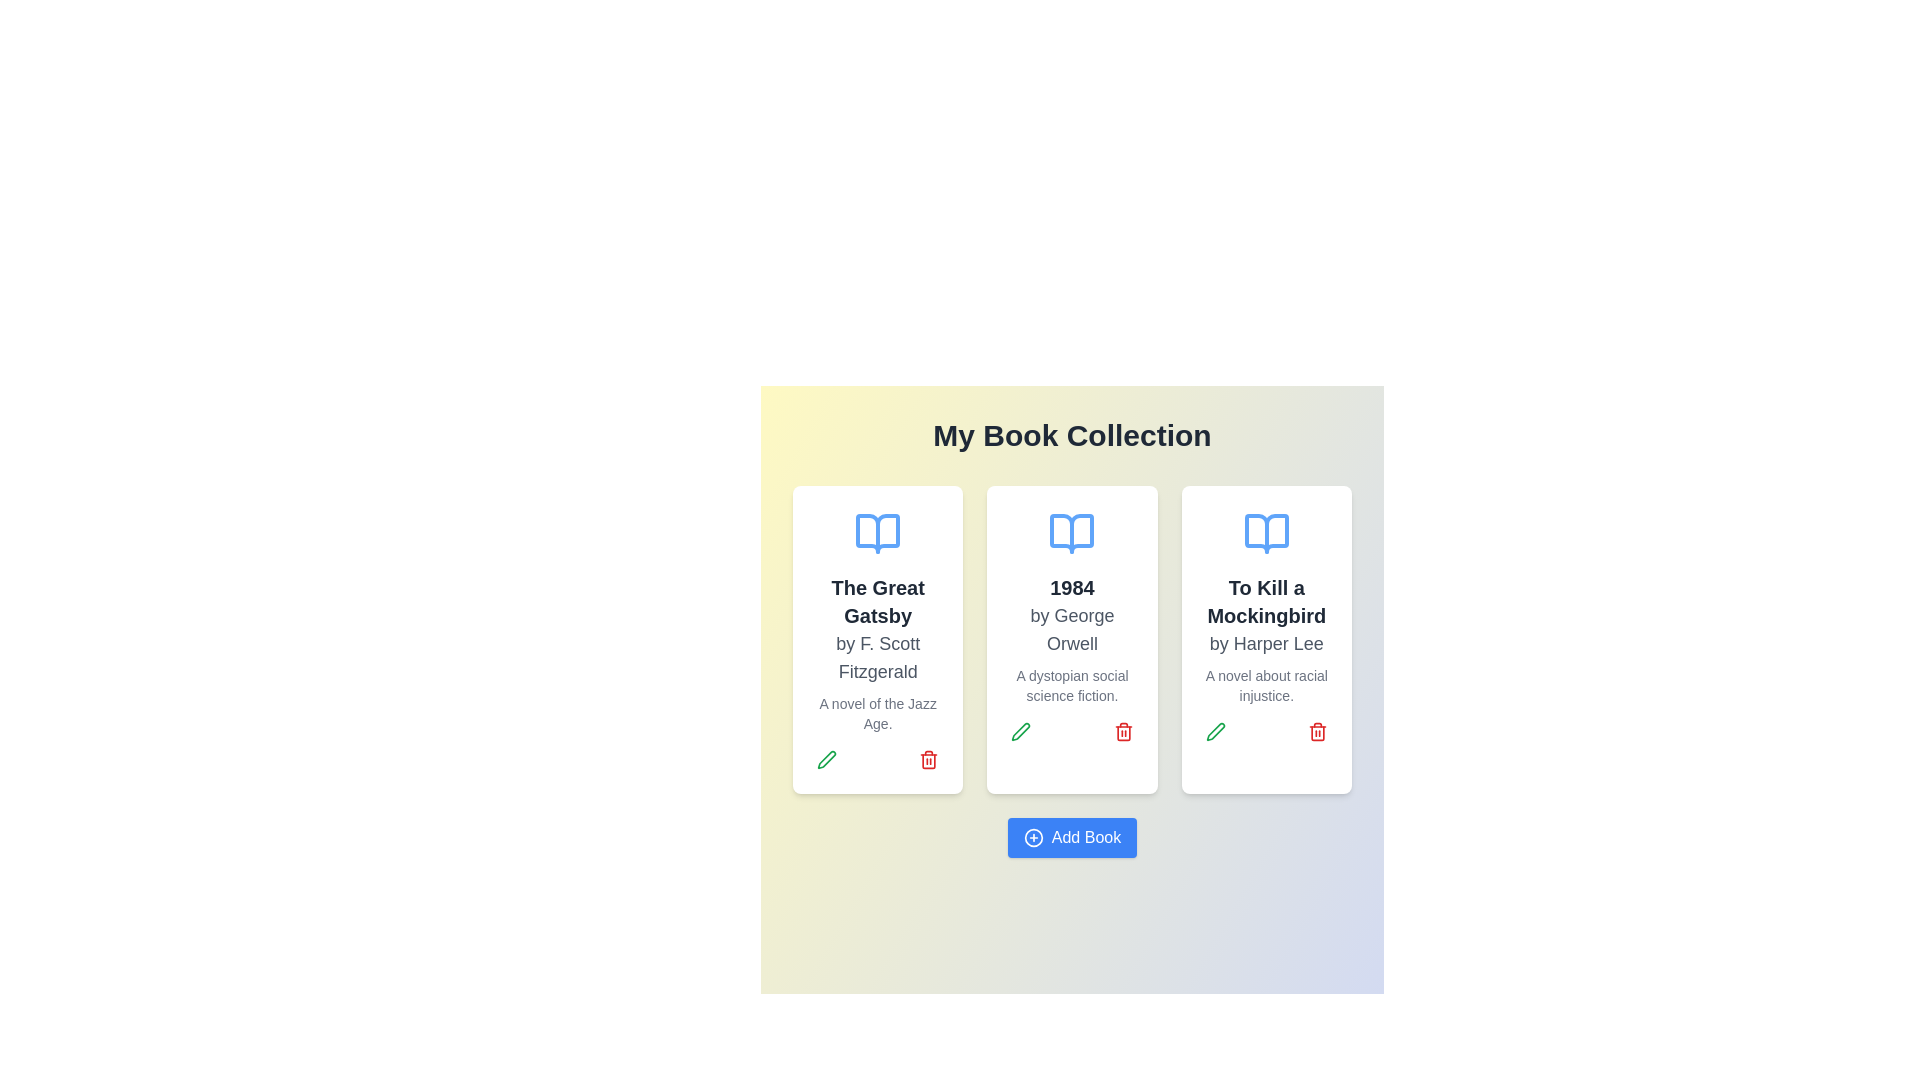 The width and height of the screenshot is (1920, 1080). I want to click on the bold text element displaying '1984', which is centrally located in the middle card above the text 'by George Orwell', so click(1071, 586).